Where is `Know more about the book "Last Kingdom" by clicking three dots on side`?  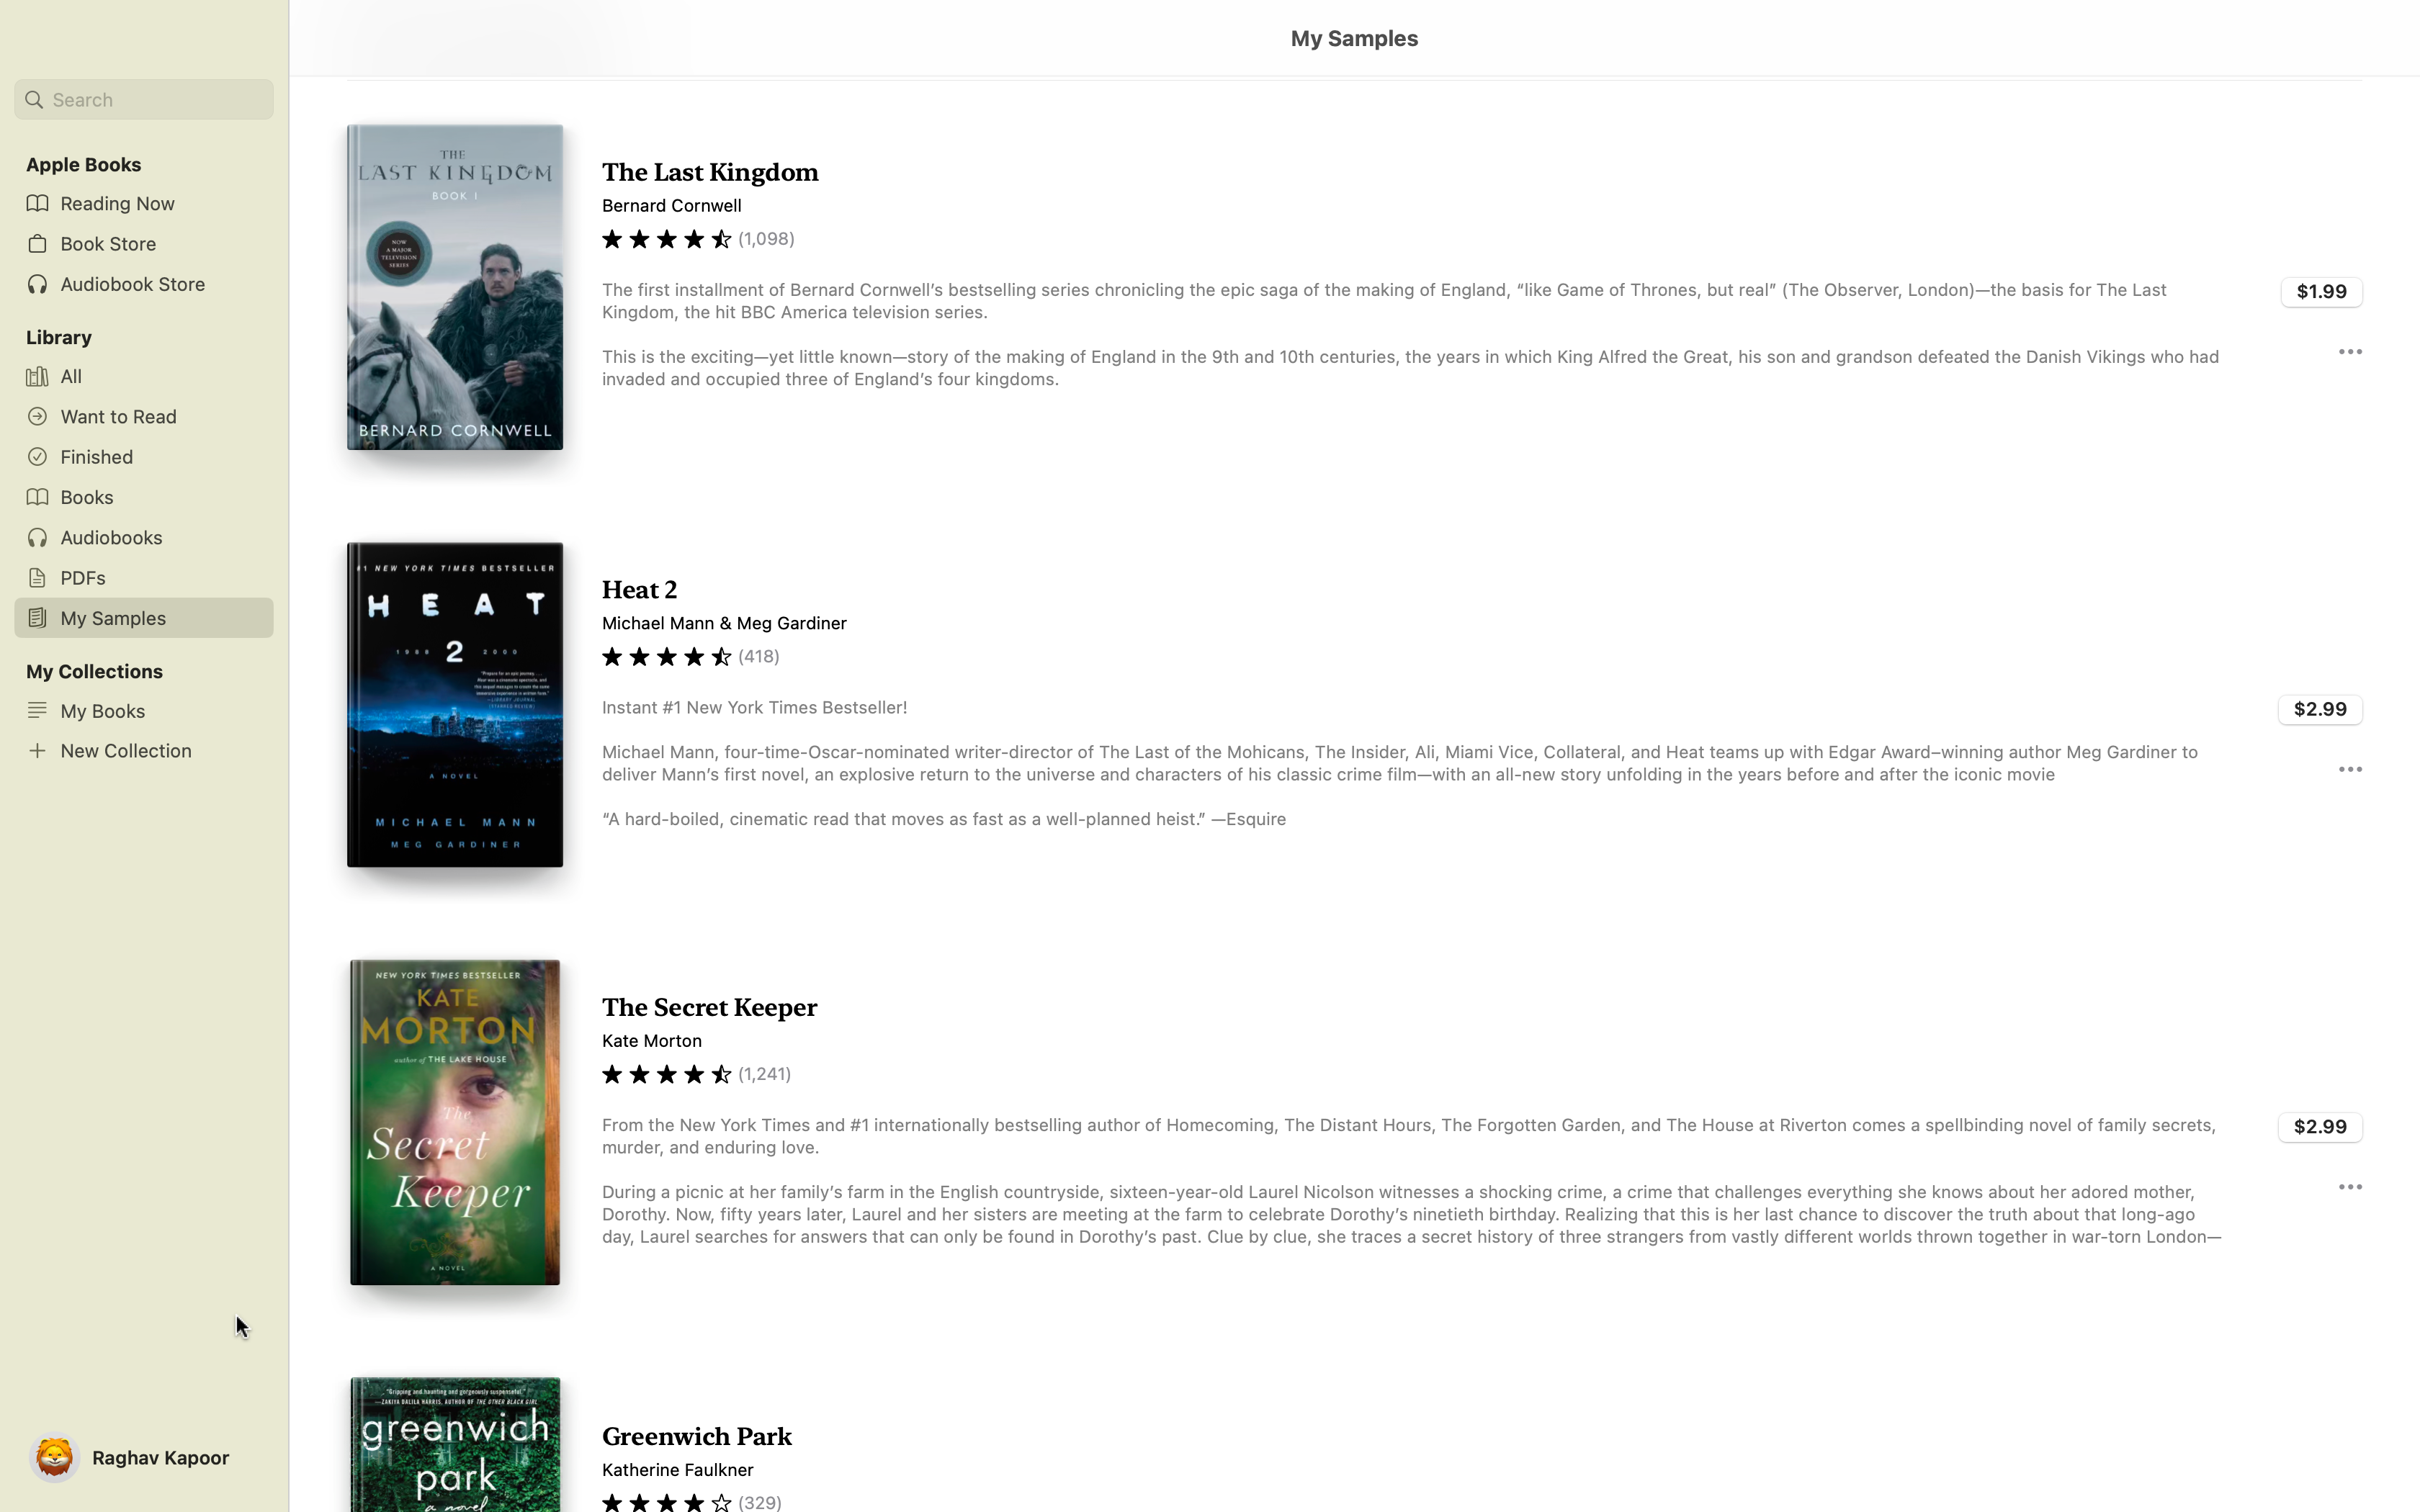 Know more about the book "Last Kingdom" by clicking three dots on side is located at coordinates (2348, 349).